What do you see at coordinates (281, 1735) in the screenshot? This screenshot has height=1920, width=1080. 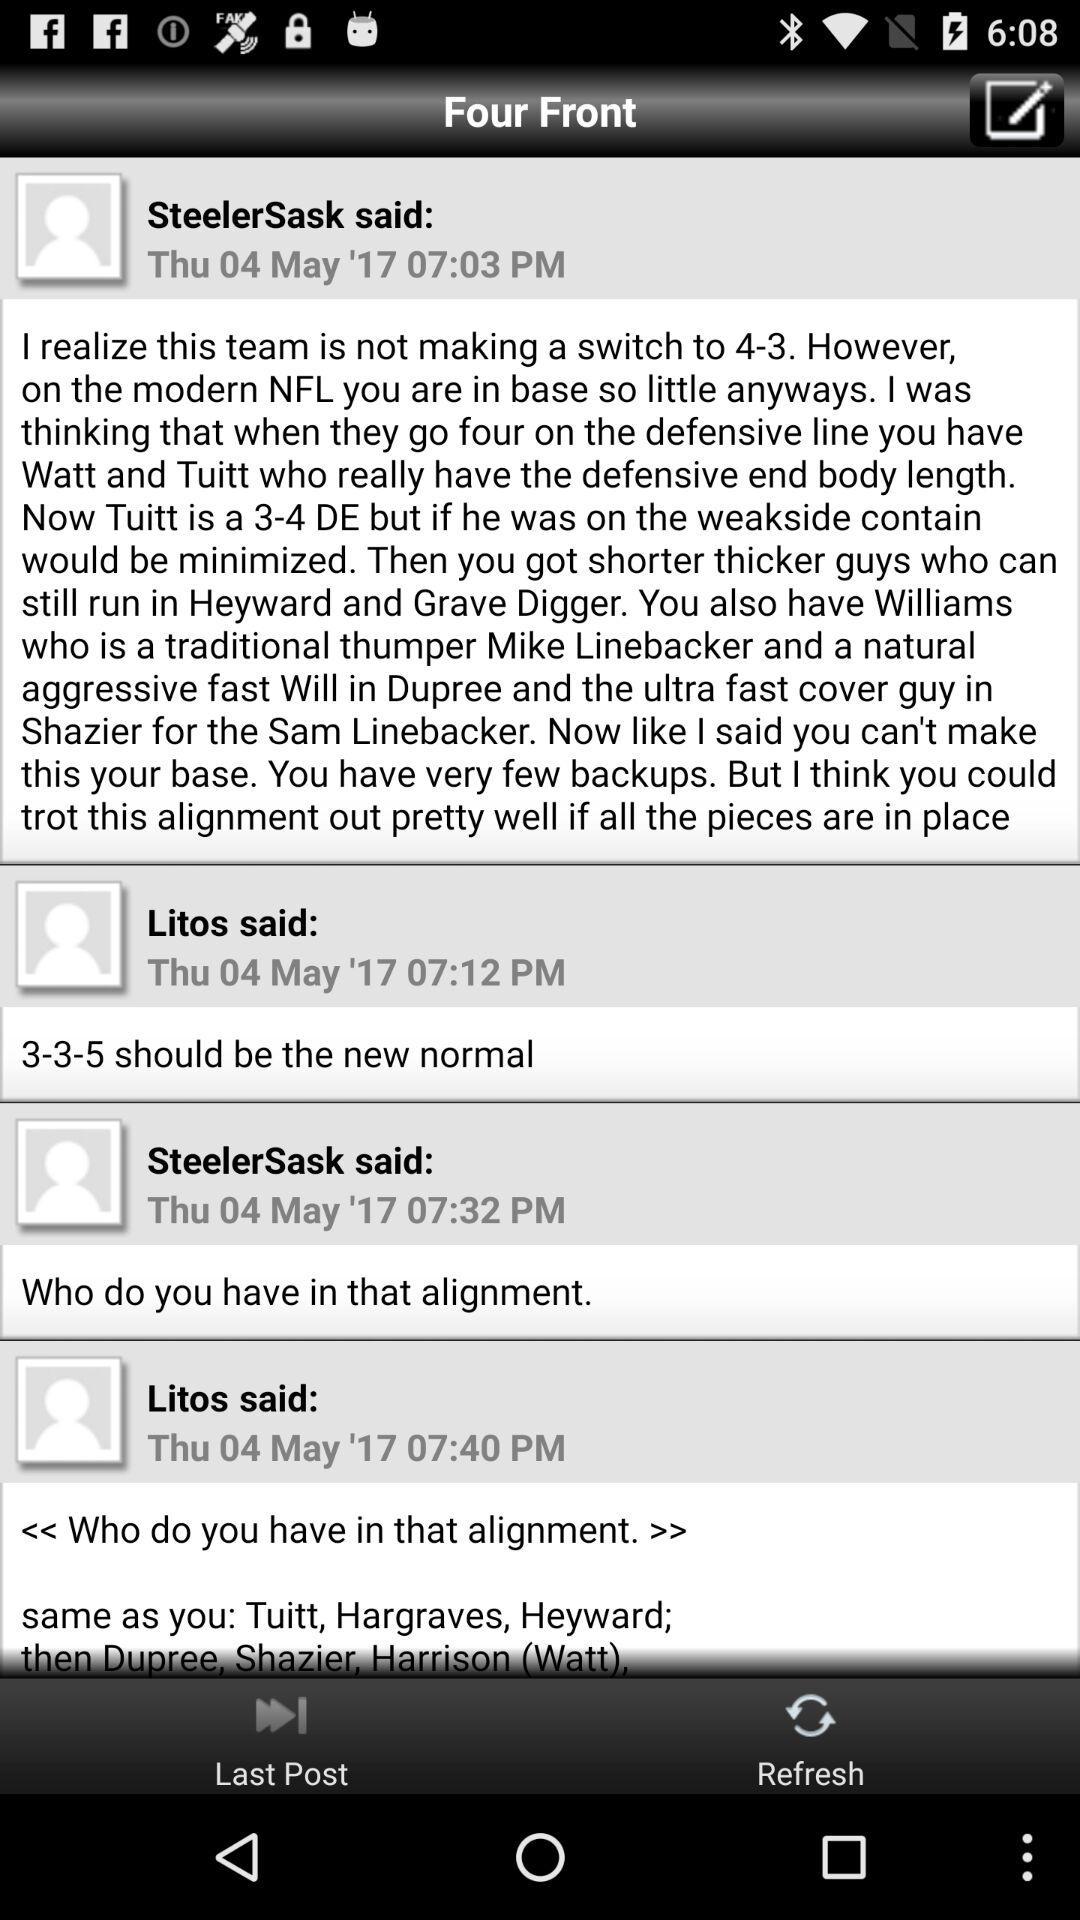 I see `the last post button` at bounding box center [281, 1735].